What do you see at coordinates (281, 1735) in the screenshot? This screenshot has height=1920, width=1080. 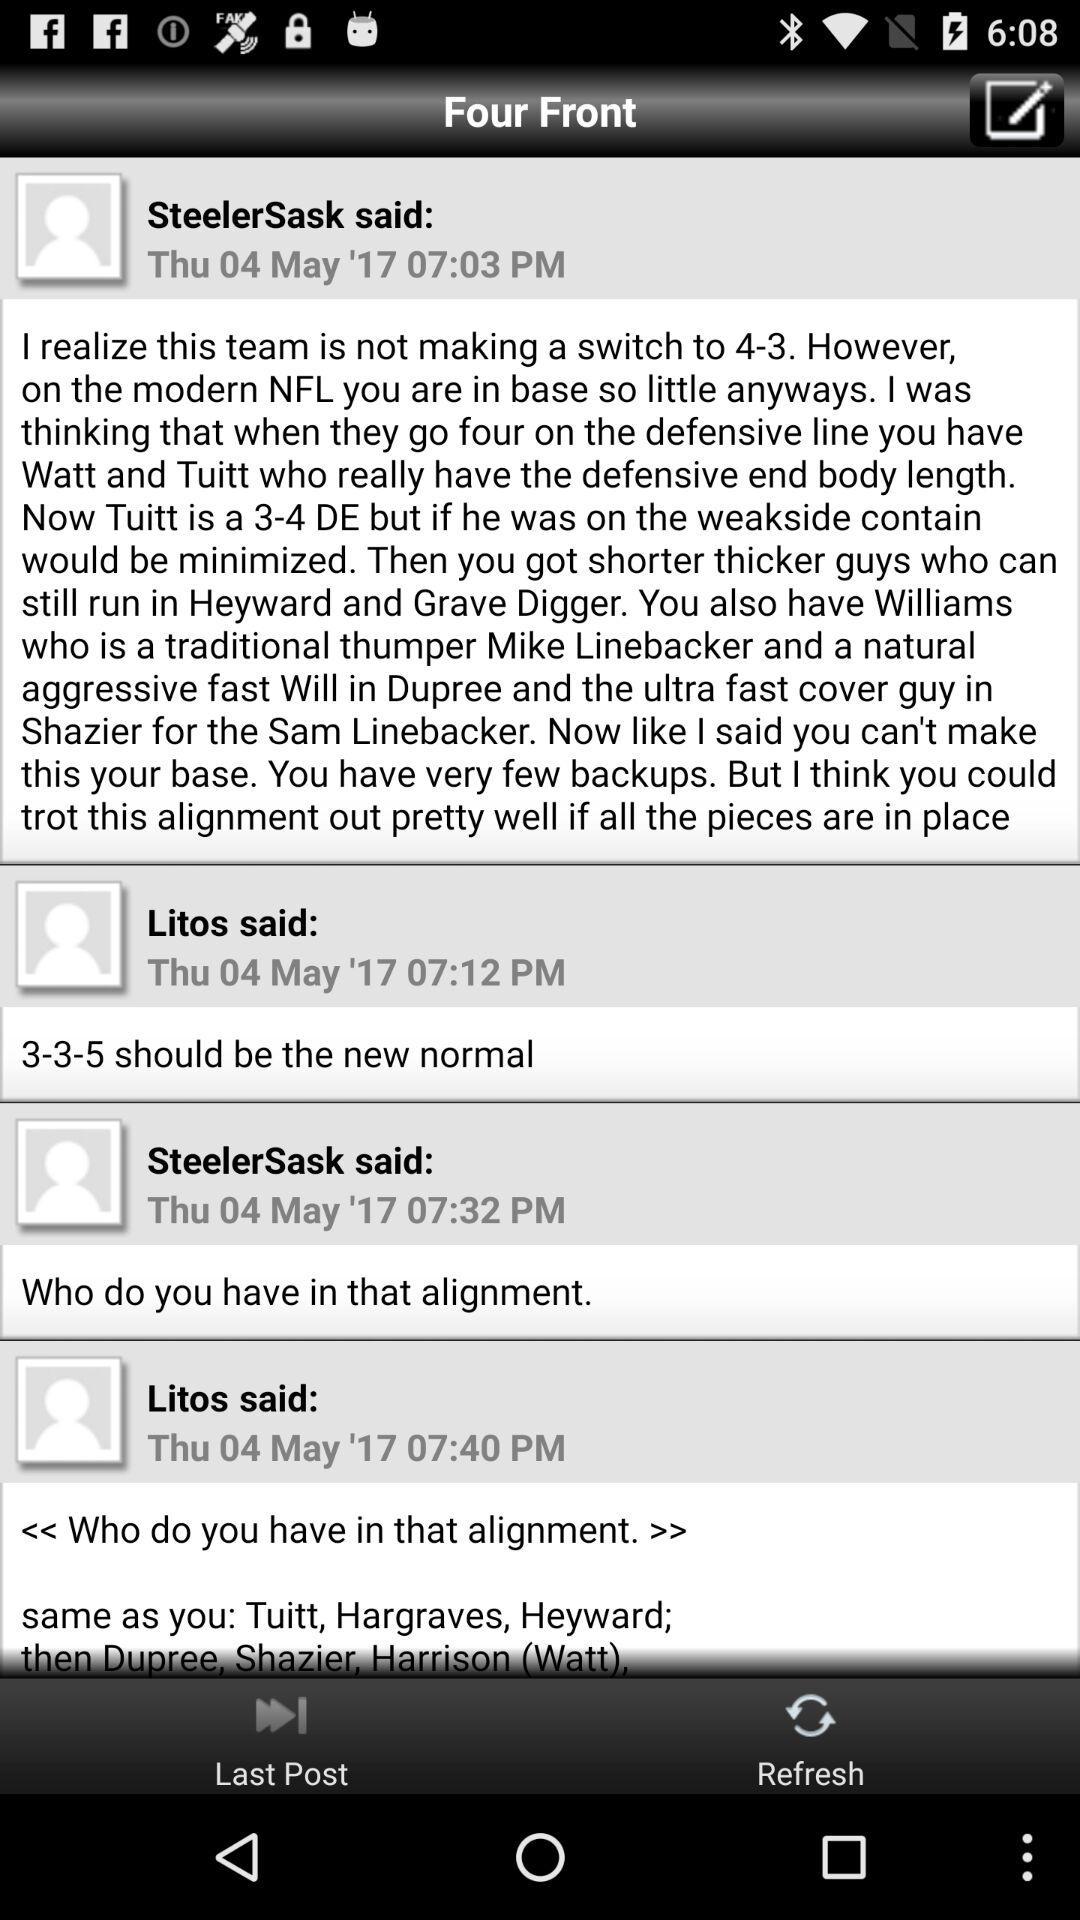 I see `the last post button` at bounding box center [281, 1735].